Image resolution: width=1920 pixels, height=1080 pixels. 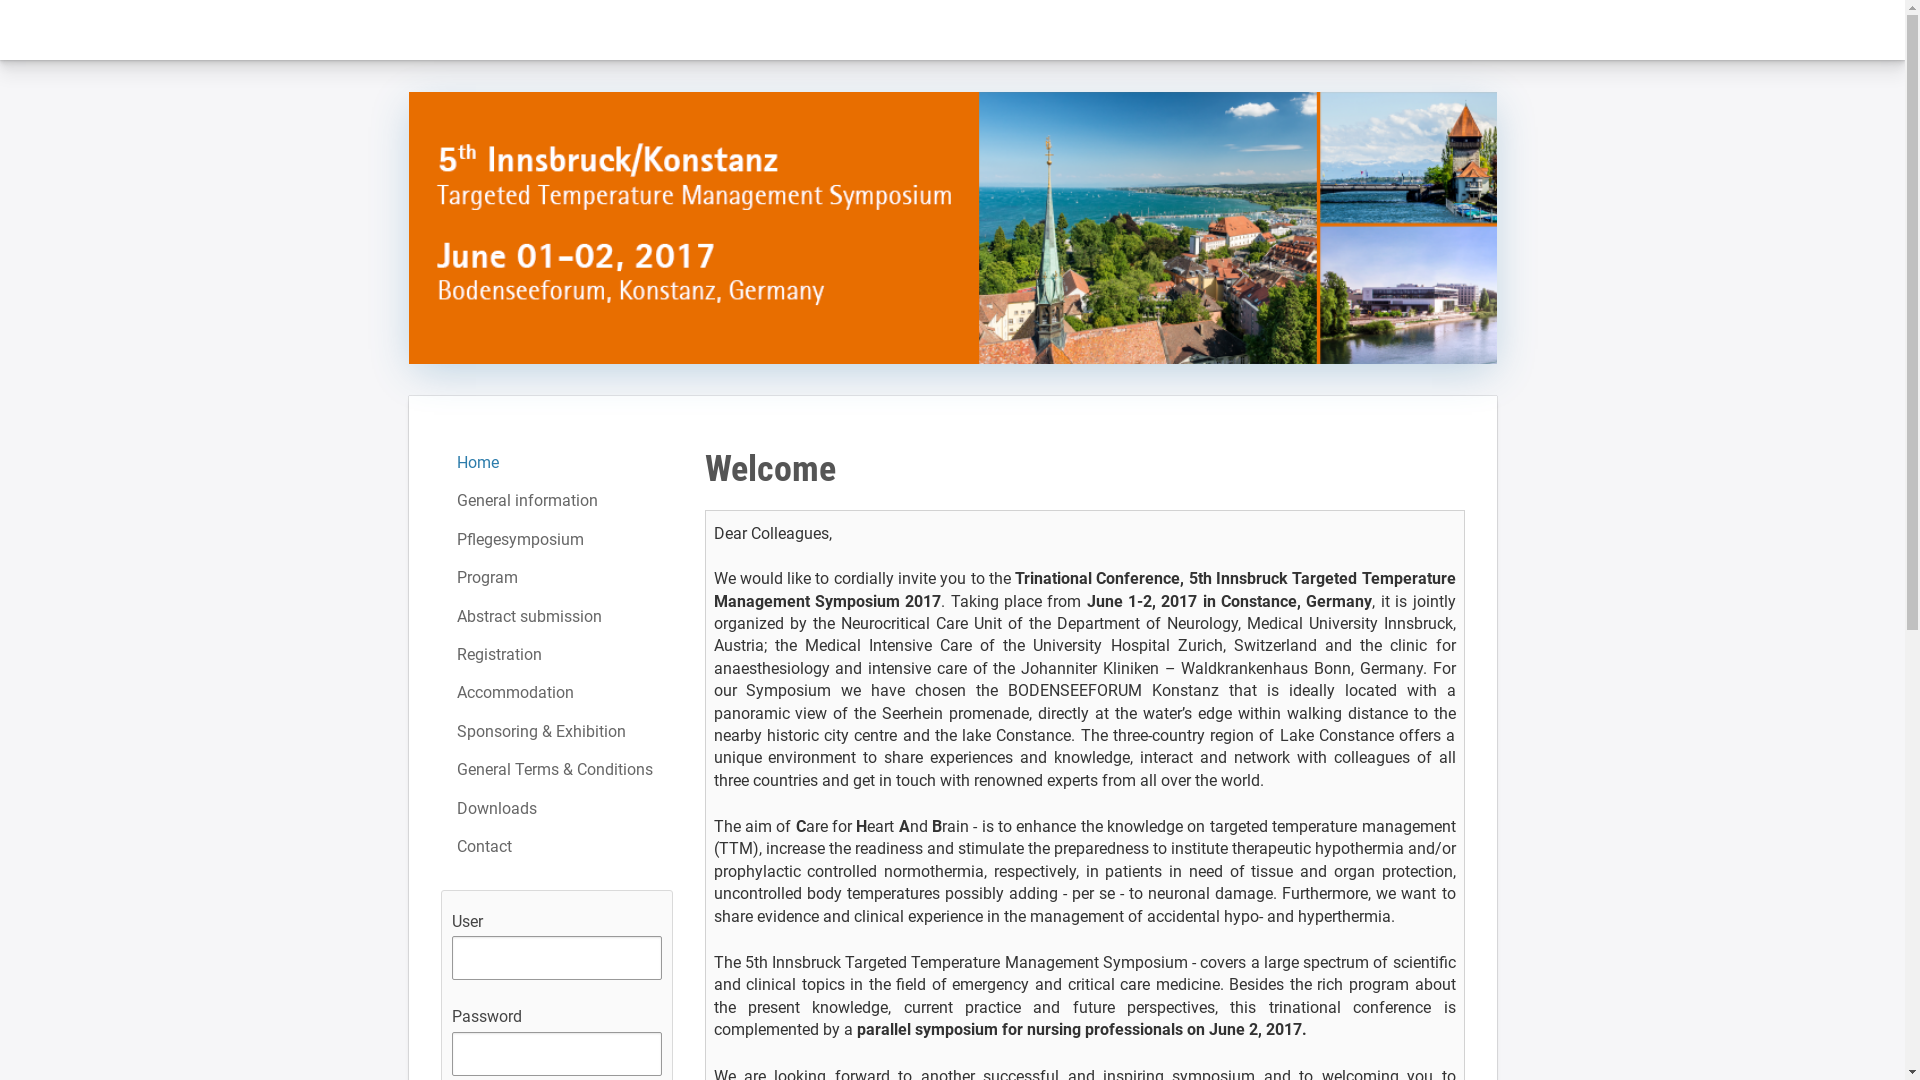 I want to click on 'General information', so click(x=556, y=500).